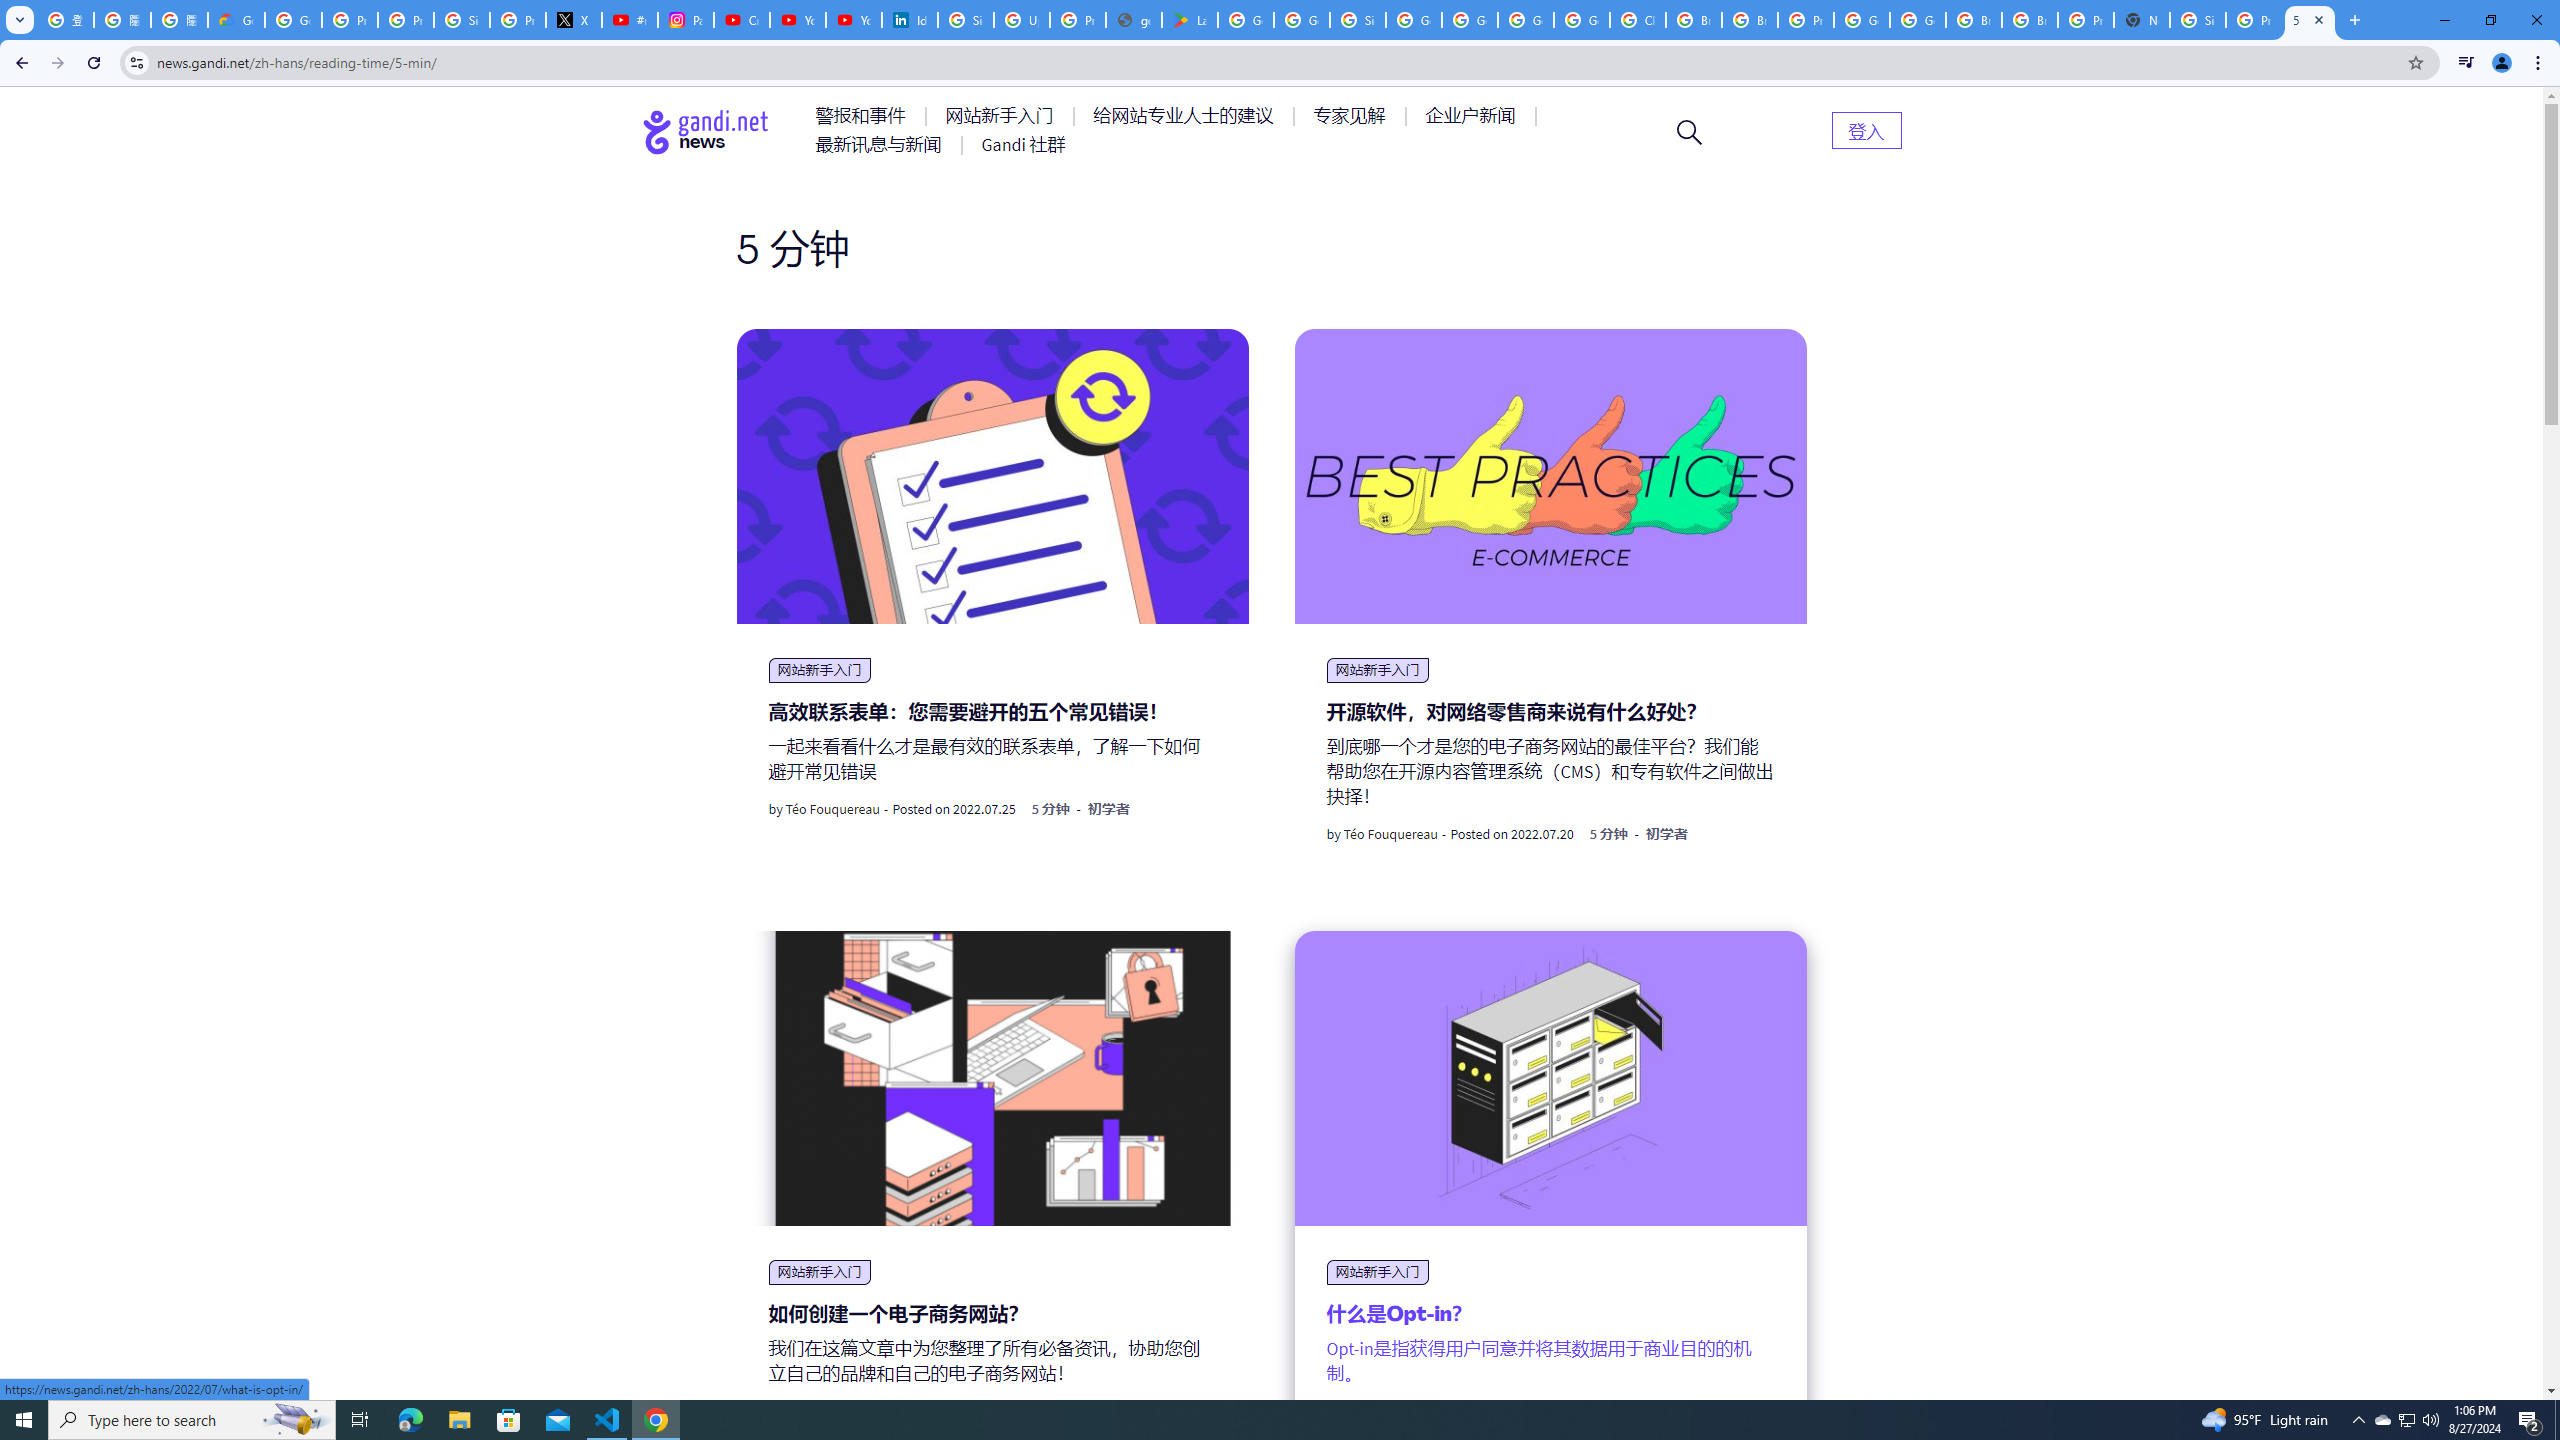 Image resolution: width=2560 pixels, height=1440 pixels. What do you see at coordinates (2140, 19) in the screenshot?
I see `'New Tab'` at bounding box center [2140, 19].